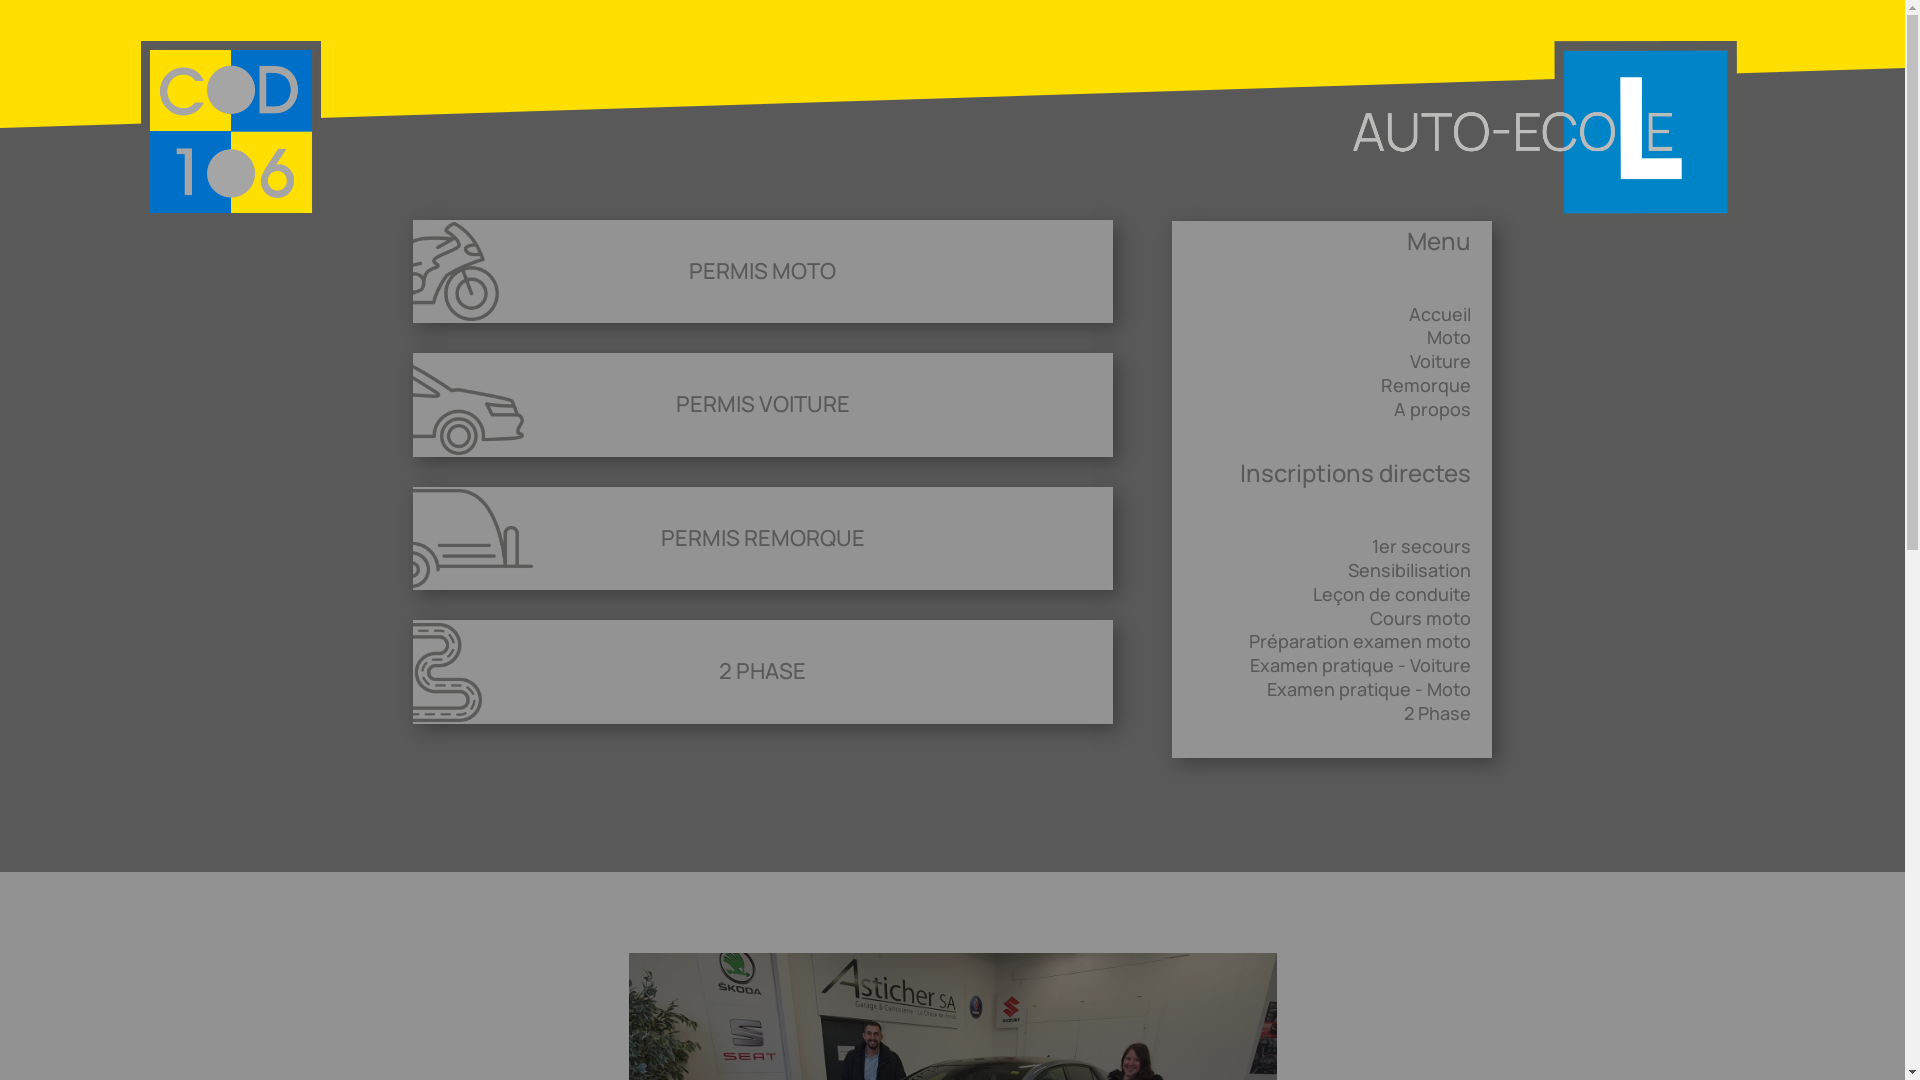 The image size is (1920, 1080). Describe the element at coordinates (230, 131) in the screenshot. I see `'COD106_LOGO_Fond gris_gris clair'` at that location.